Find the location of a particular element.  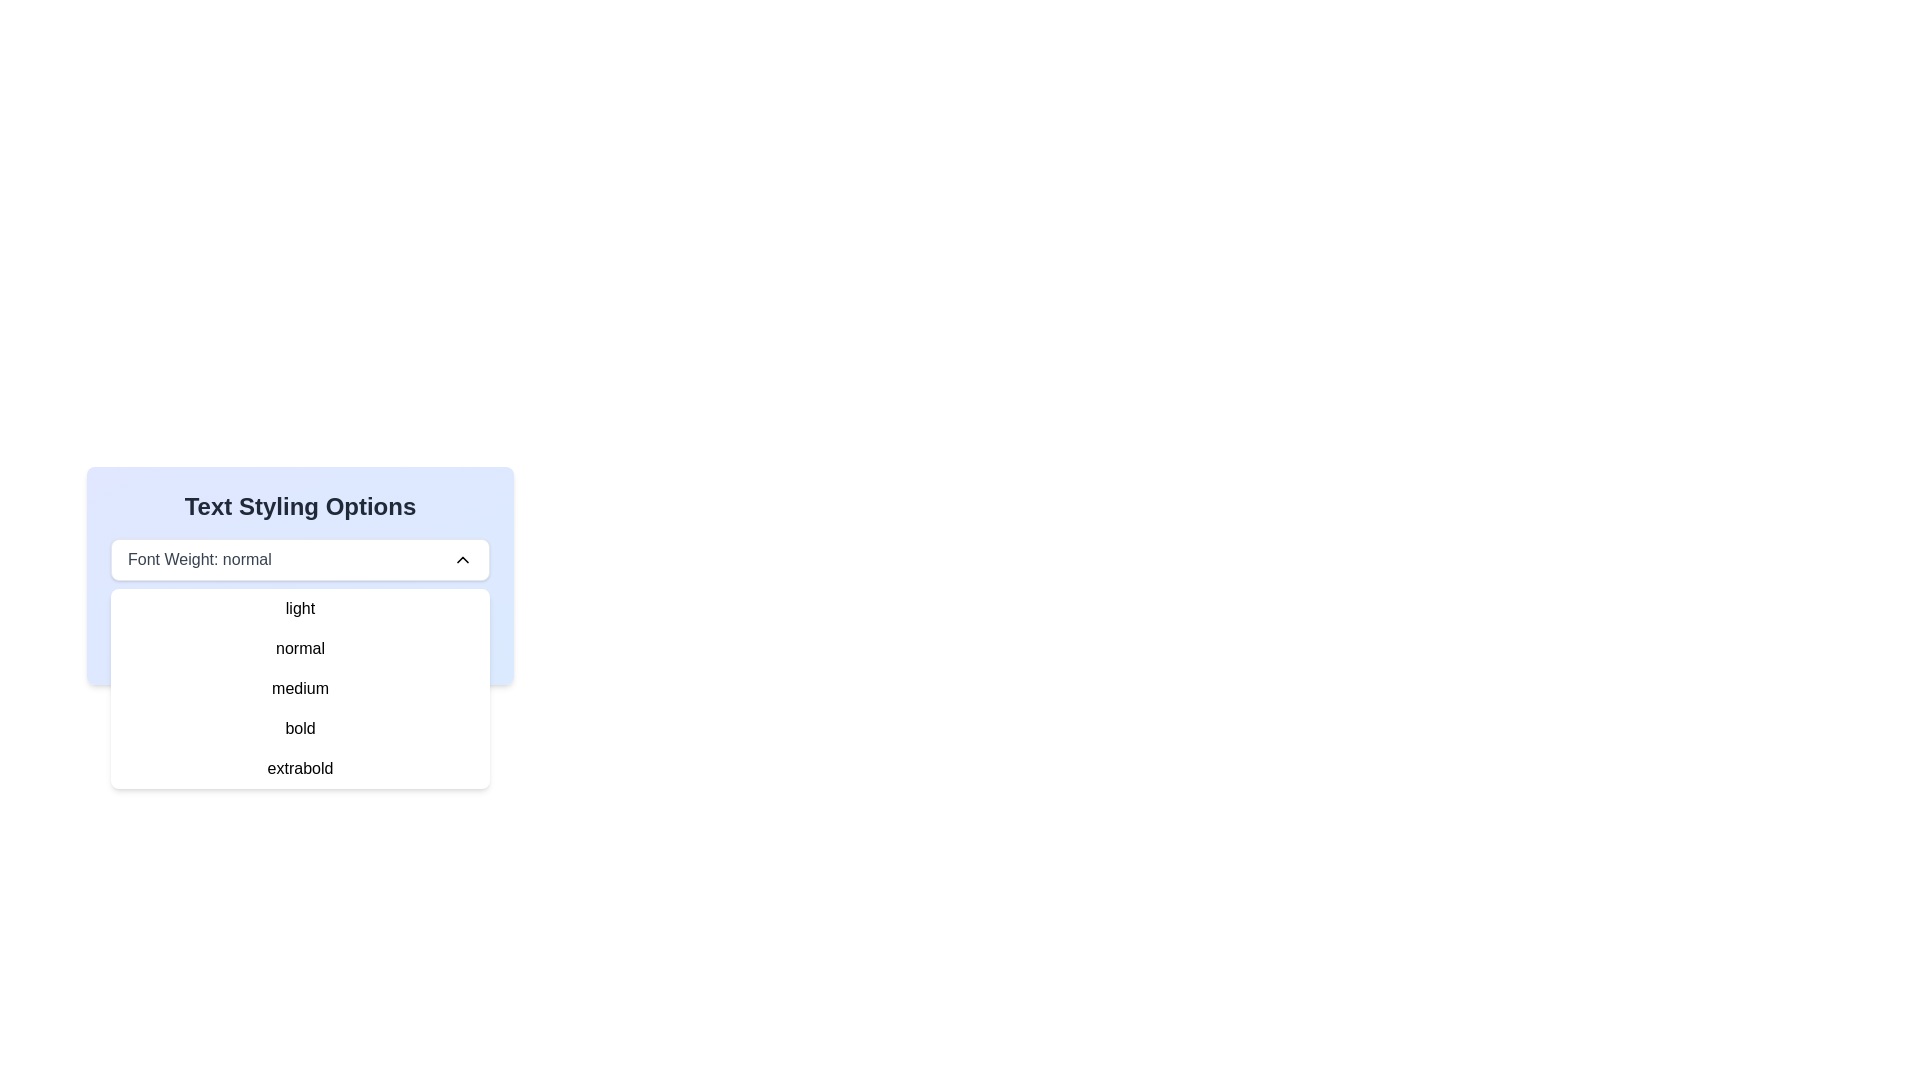

the dropdown menu labeled 'Font Weight: normal' for keyboard interactions is located at coordinates (299, 559).